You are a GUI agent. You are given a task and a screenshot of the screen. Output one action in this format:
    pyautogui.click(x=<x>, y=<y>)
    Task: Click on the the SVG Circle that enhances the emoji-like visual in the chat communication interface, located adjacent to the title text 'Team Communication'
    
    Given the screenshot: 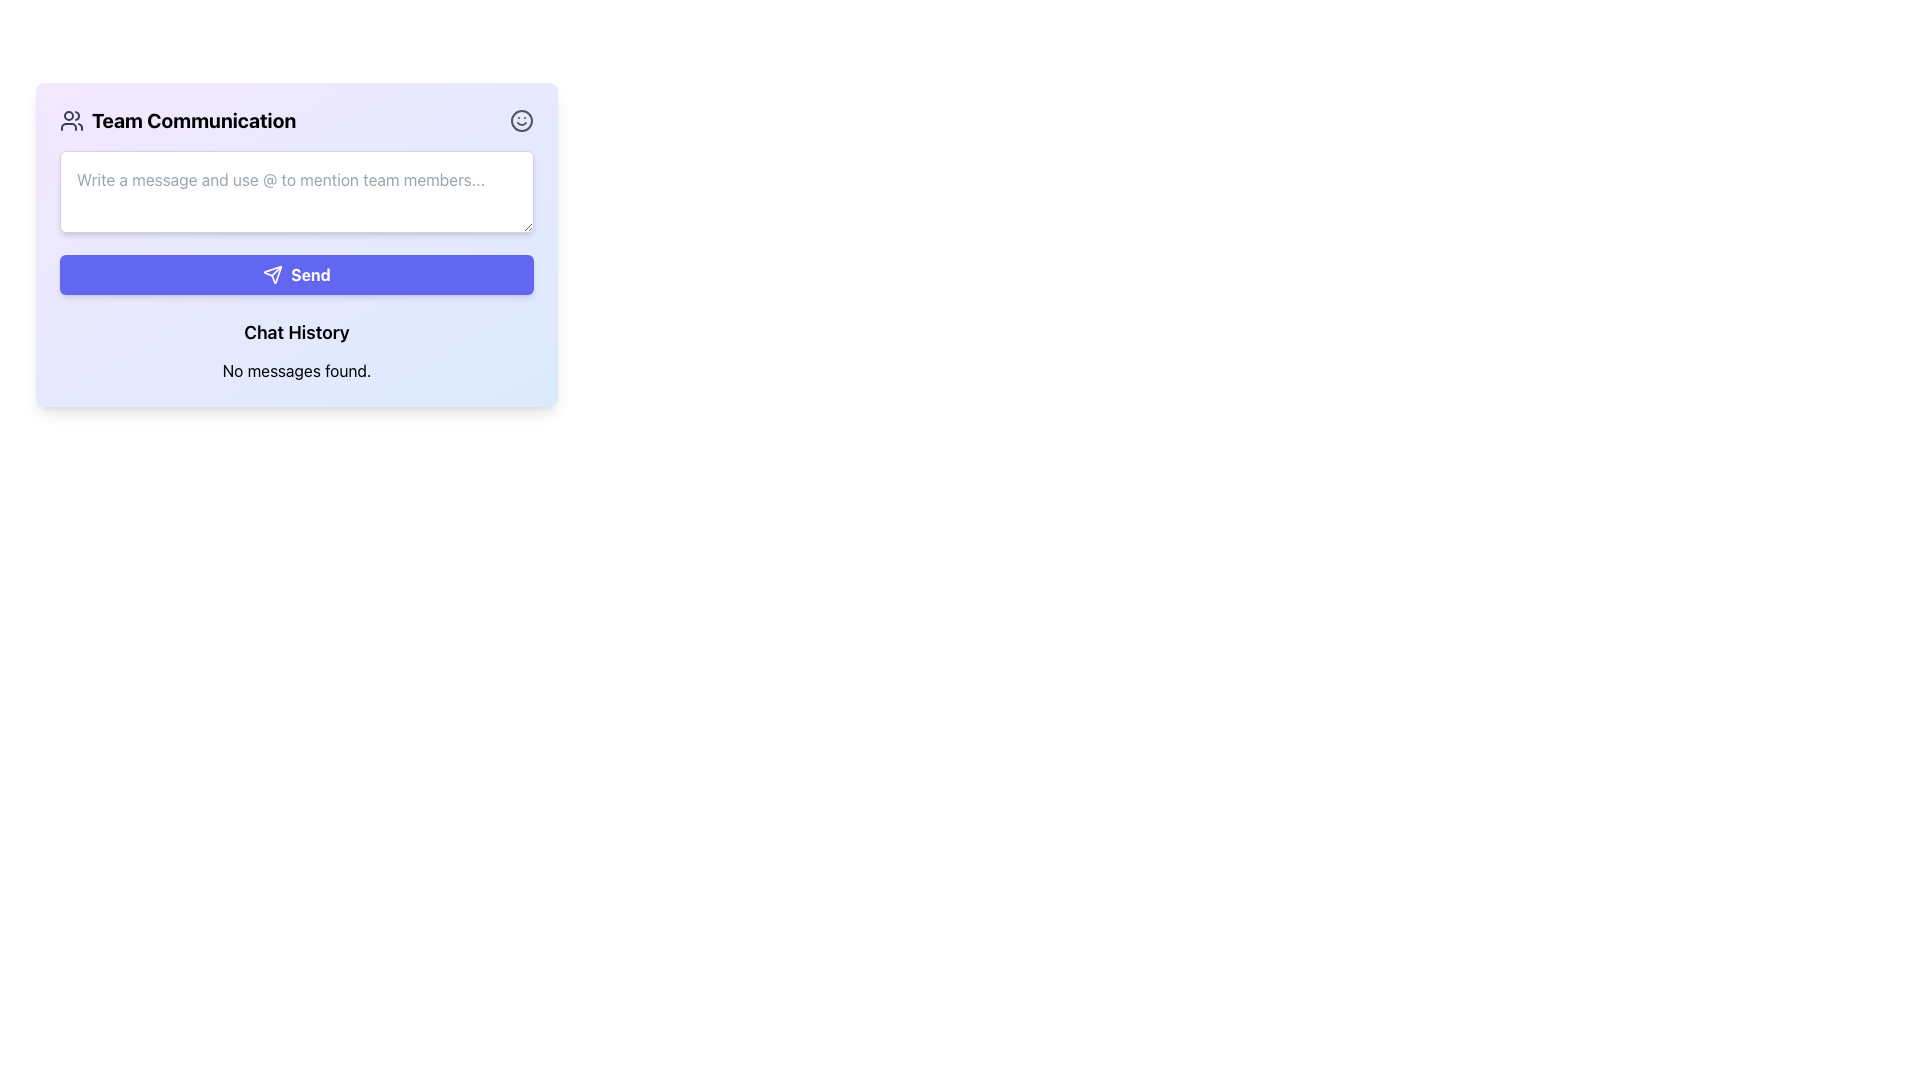 What is the action you would take?
    pyautogui.click(x=522, y=120)
    